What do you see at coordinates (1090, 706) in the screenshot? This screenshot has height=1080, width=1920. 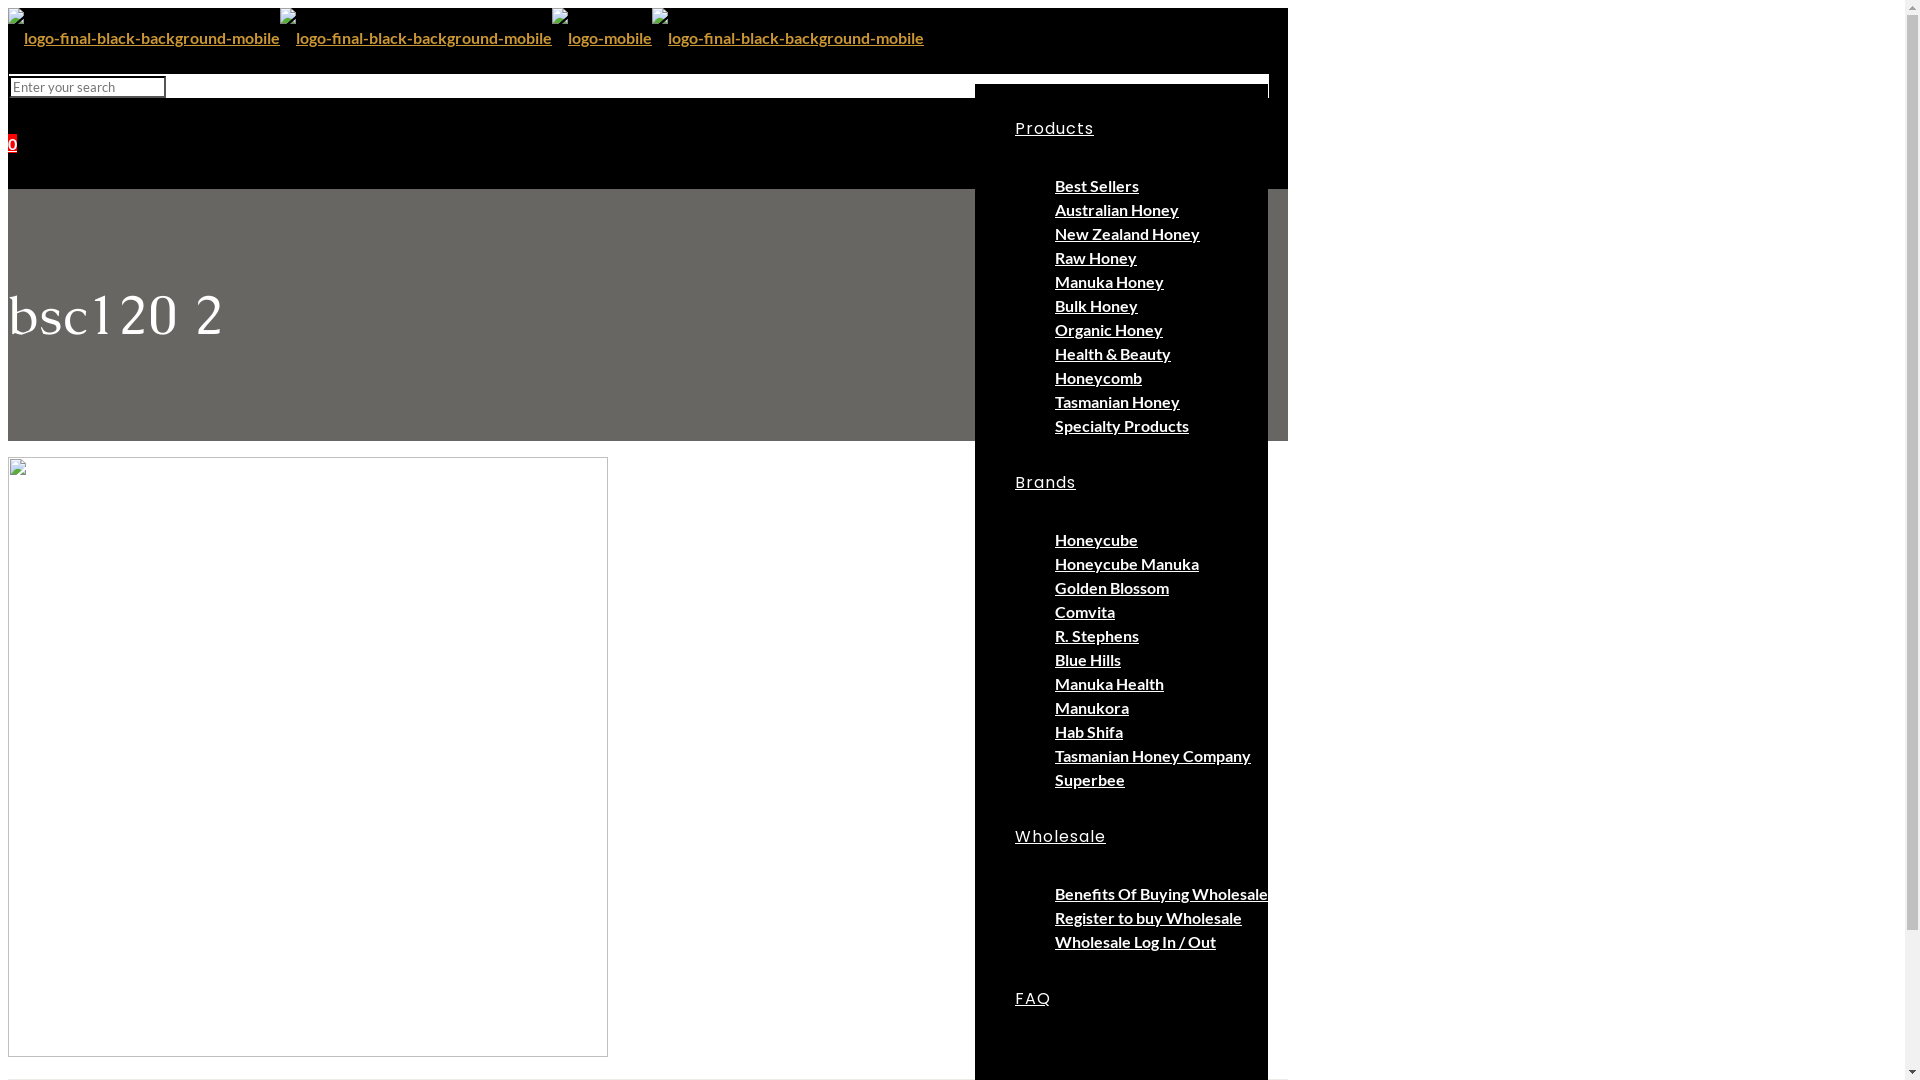 I see `'Manukora'` at bounding box center [1090, 706].